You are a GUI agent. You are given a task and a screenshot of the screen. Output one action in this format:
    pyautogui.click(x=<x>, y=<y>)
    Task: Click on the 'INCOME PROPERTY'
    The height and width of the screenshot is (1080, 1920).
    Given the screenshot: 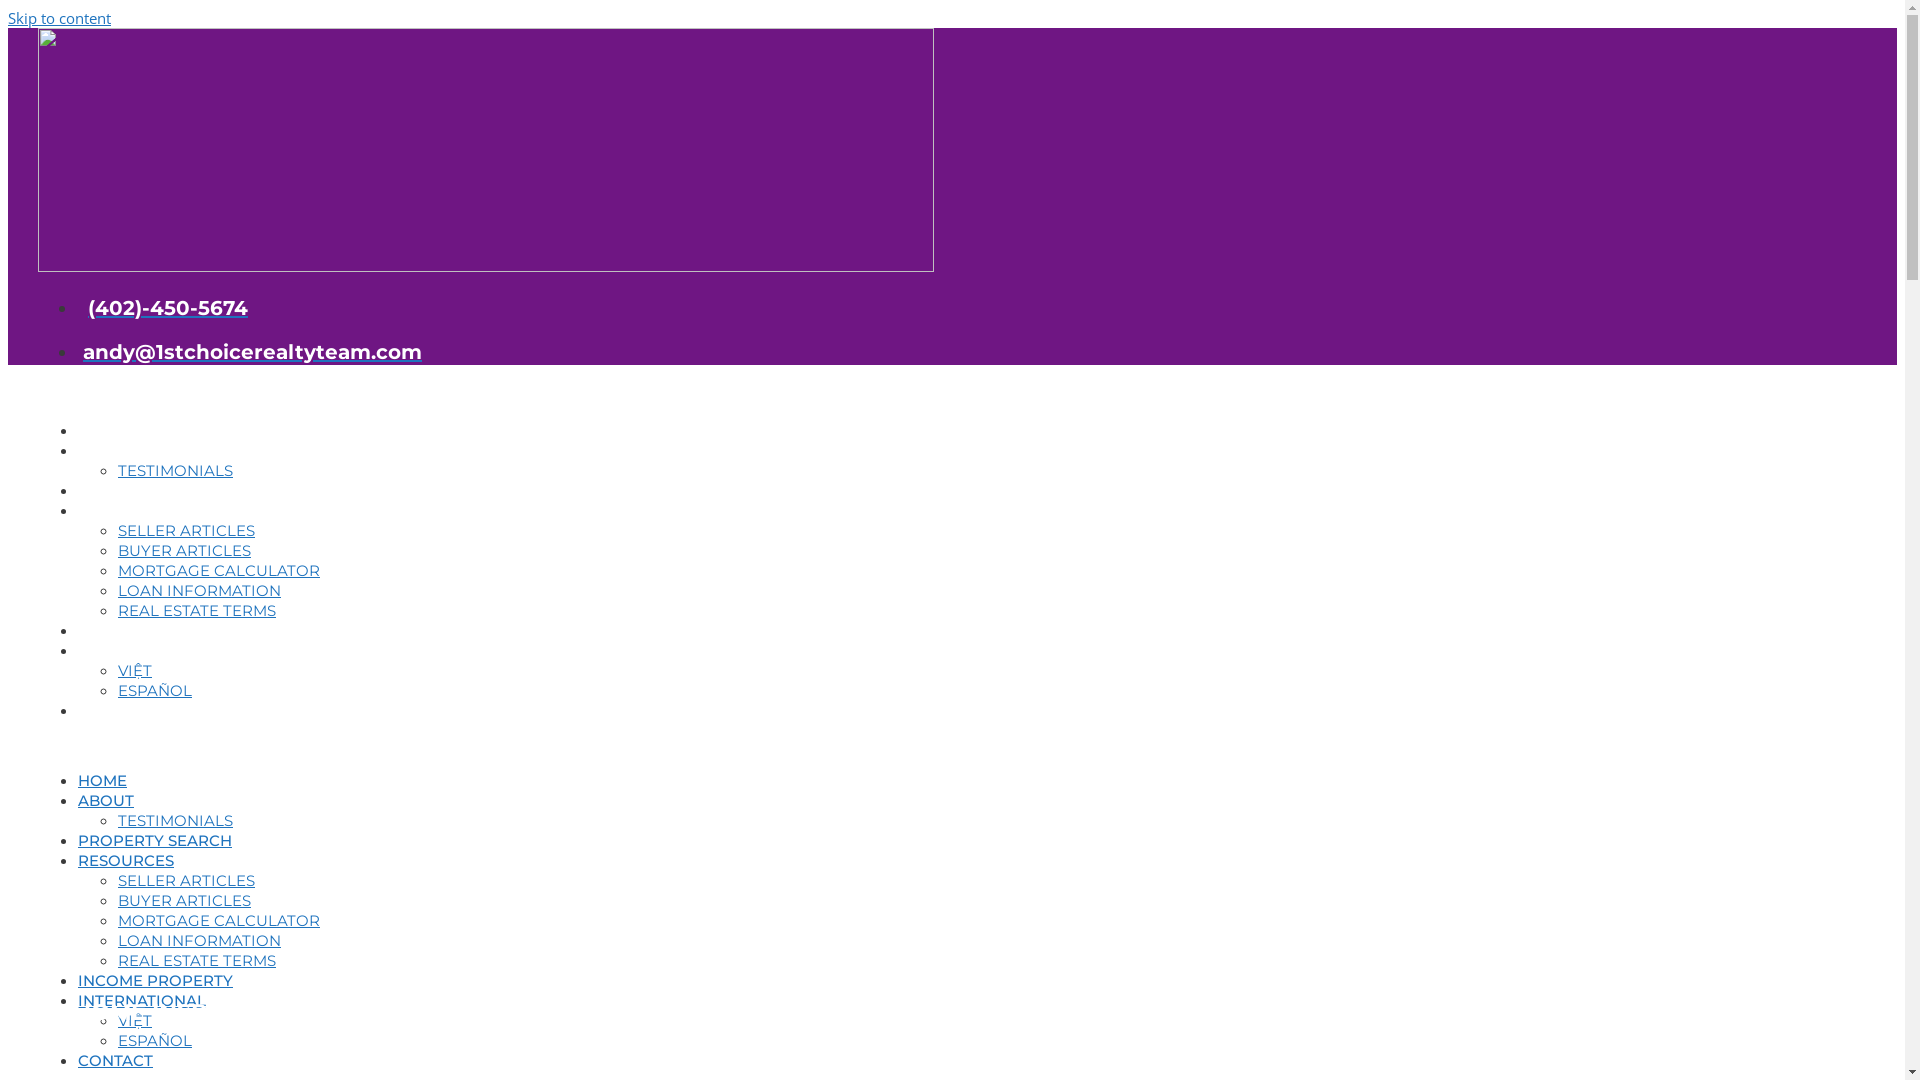 What is the action you would take?
    pyautogui.click(x=154, y=979)
    